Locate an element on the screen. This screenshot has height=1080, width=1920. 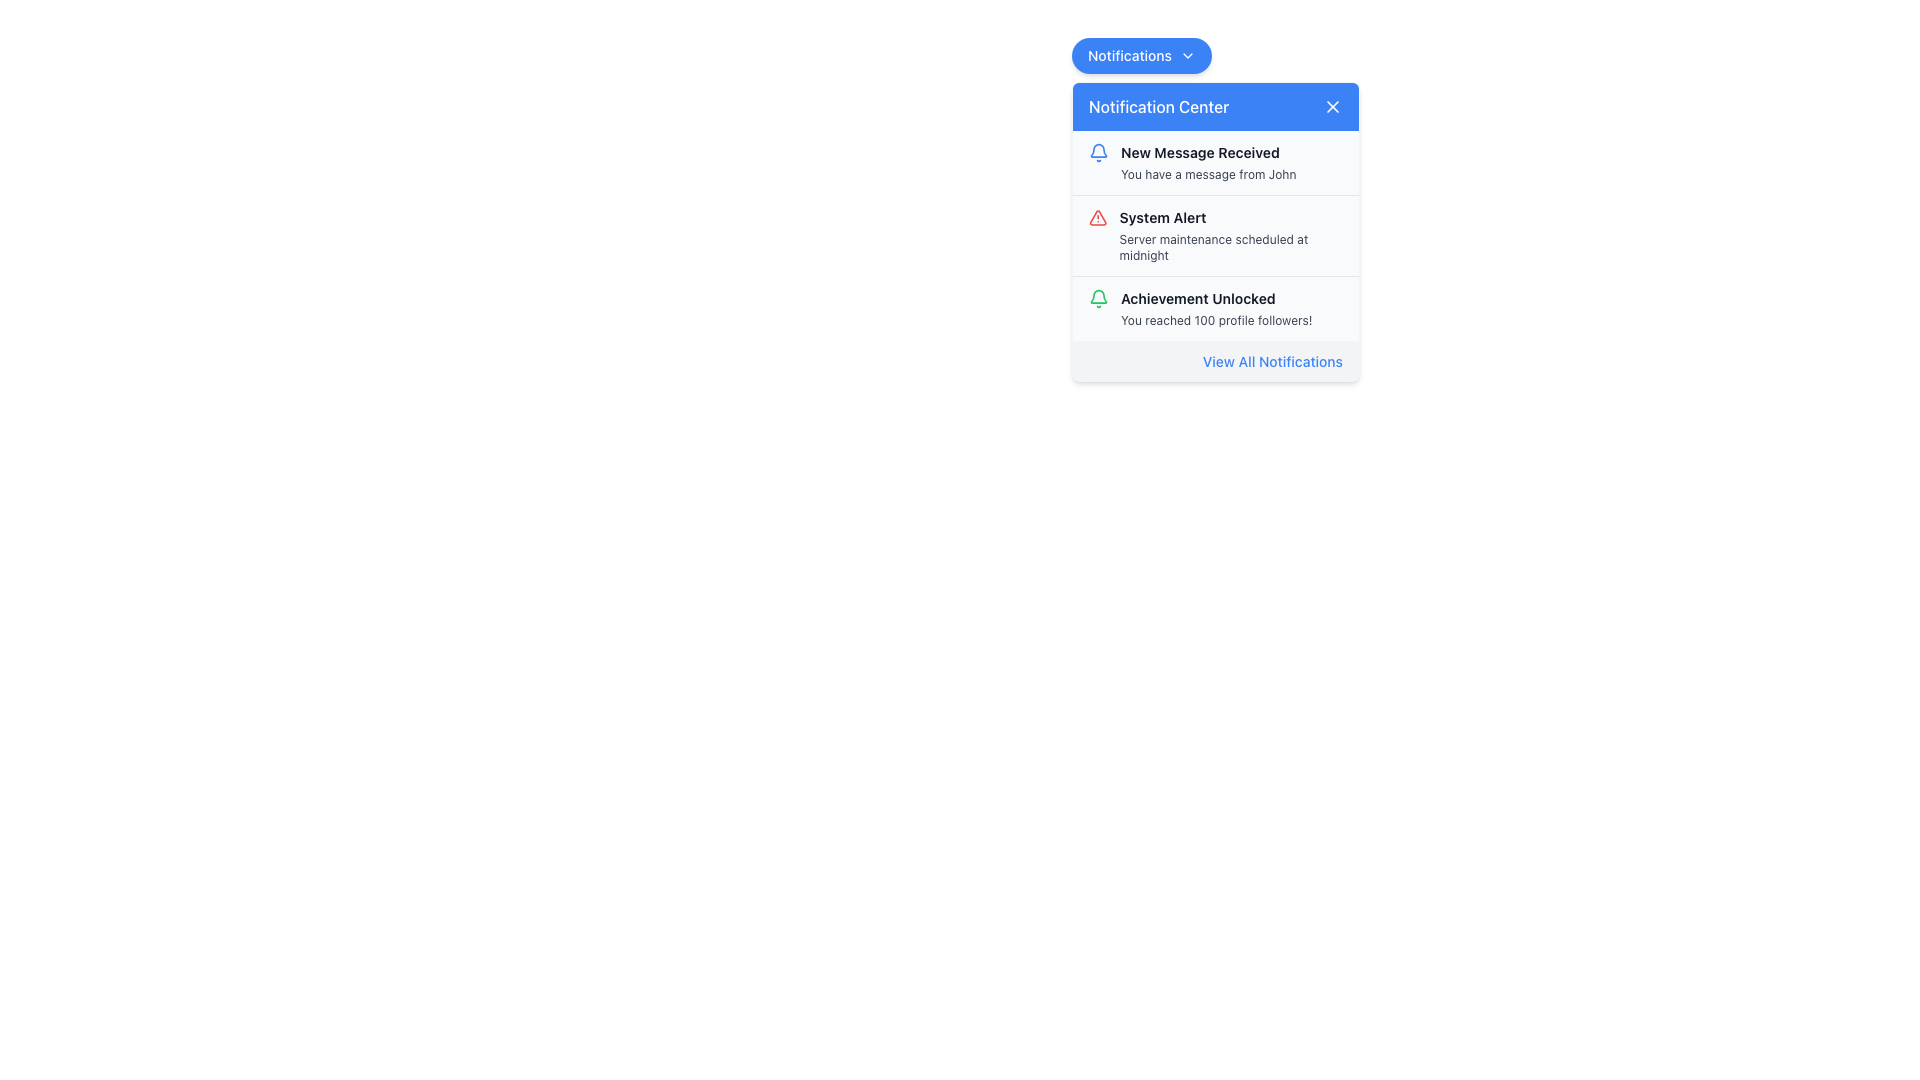
text from the 'Notification Center' header bar located at the top of the notification dropdown panel is located at coordinates (1214, 107).